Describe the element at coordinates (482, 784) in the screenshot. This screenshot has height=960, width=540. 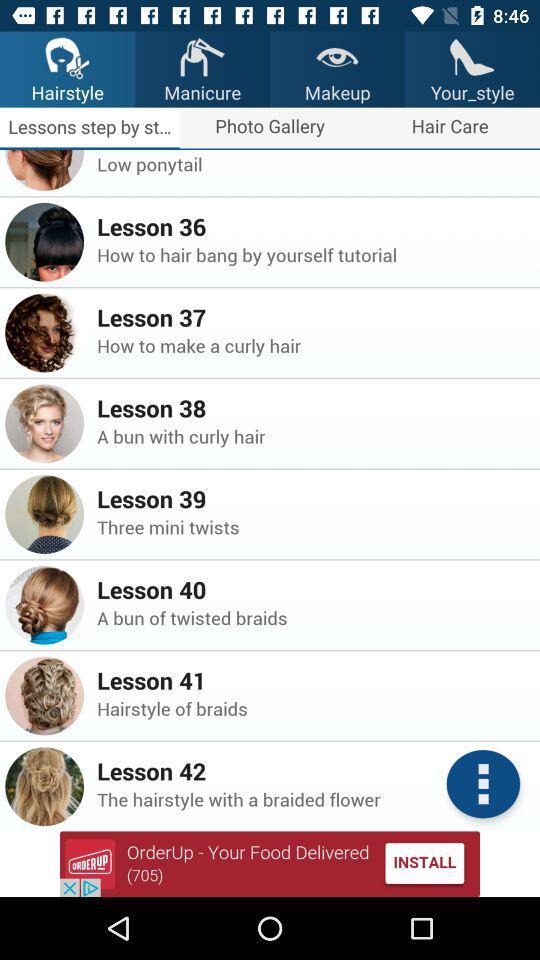
I see `click for more styles` at that location.